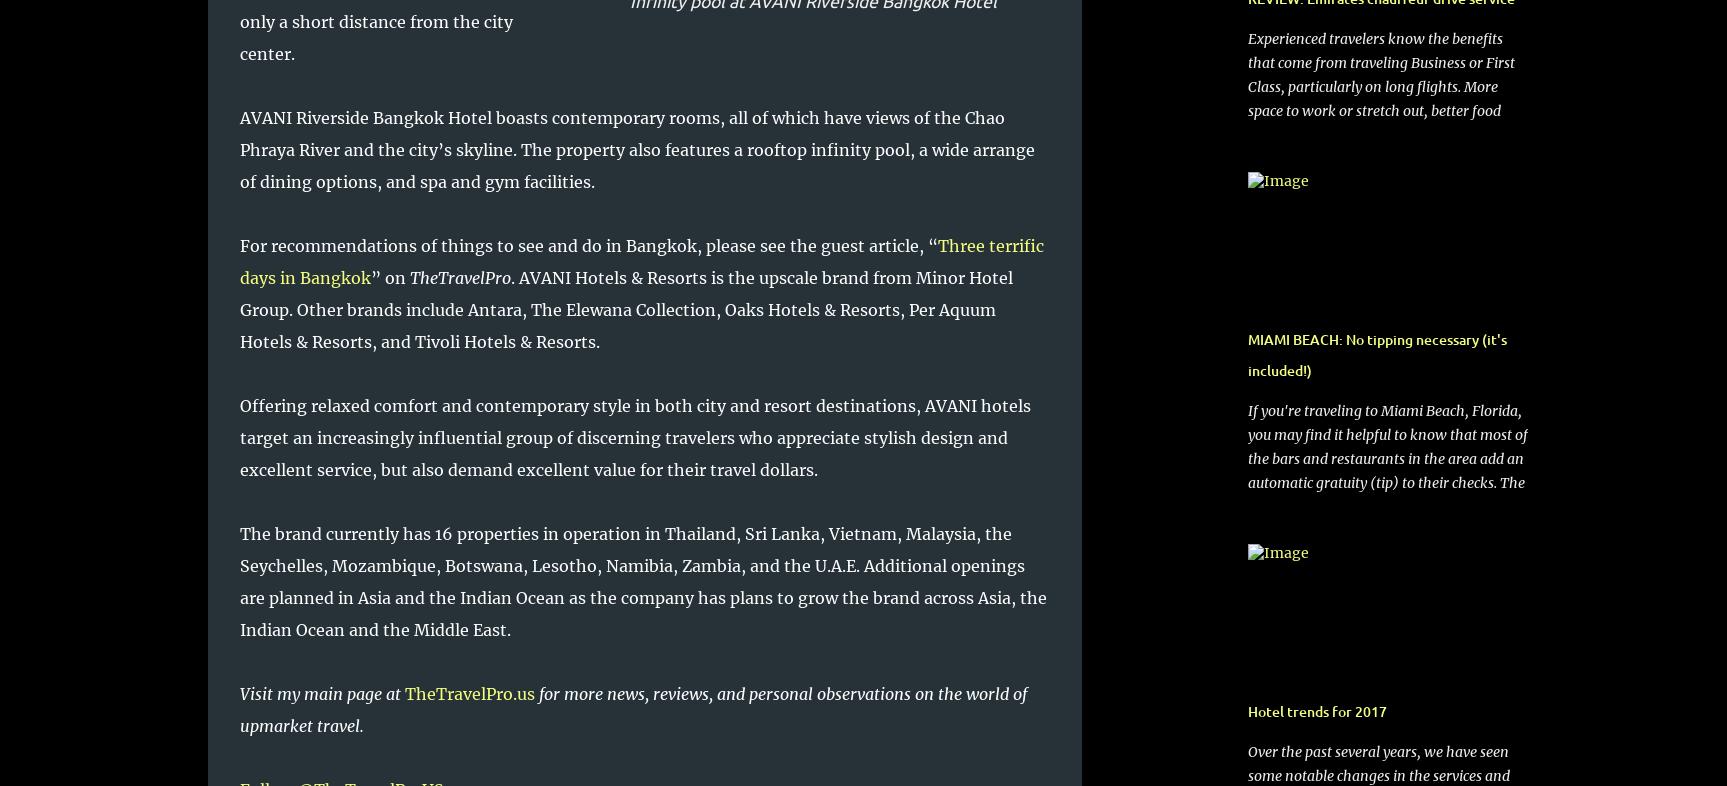 Image resolution: width=1727 pixels, height=786 pixels. Describe the element at coordinates (1315, 711) in the screenshot. I see `'Hotel trends for 2017'` at that location.